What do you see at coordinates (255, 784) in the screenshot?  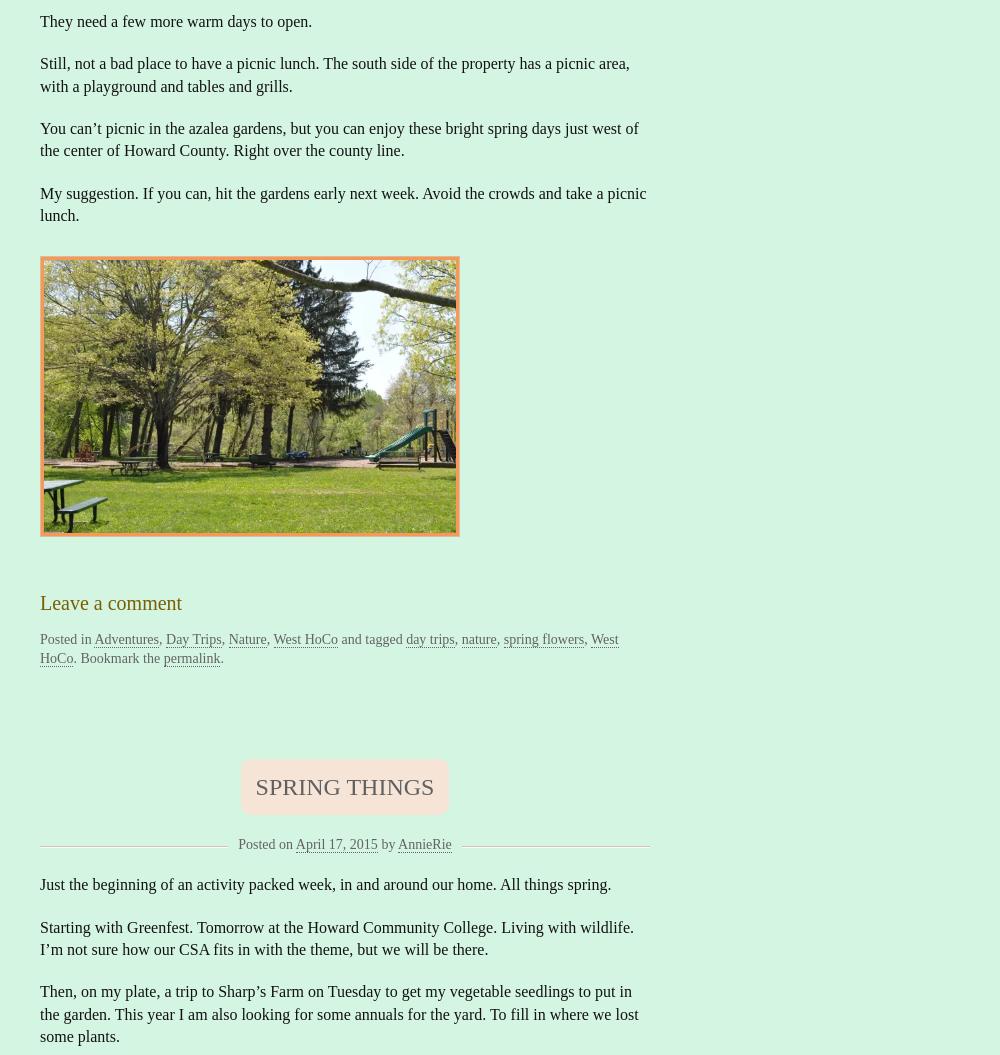 I see `'Spring Things'` at bounding box center [255, 784].